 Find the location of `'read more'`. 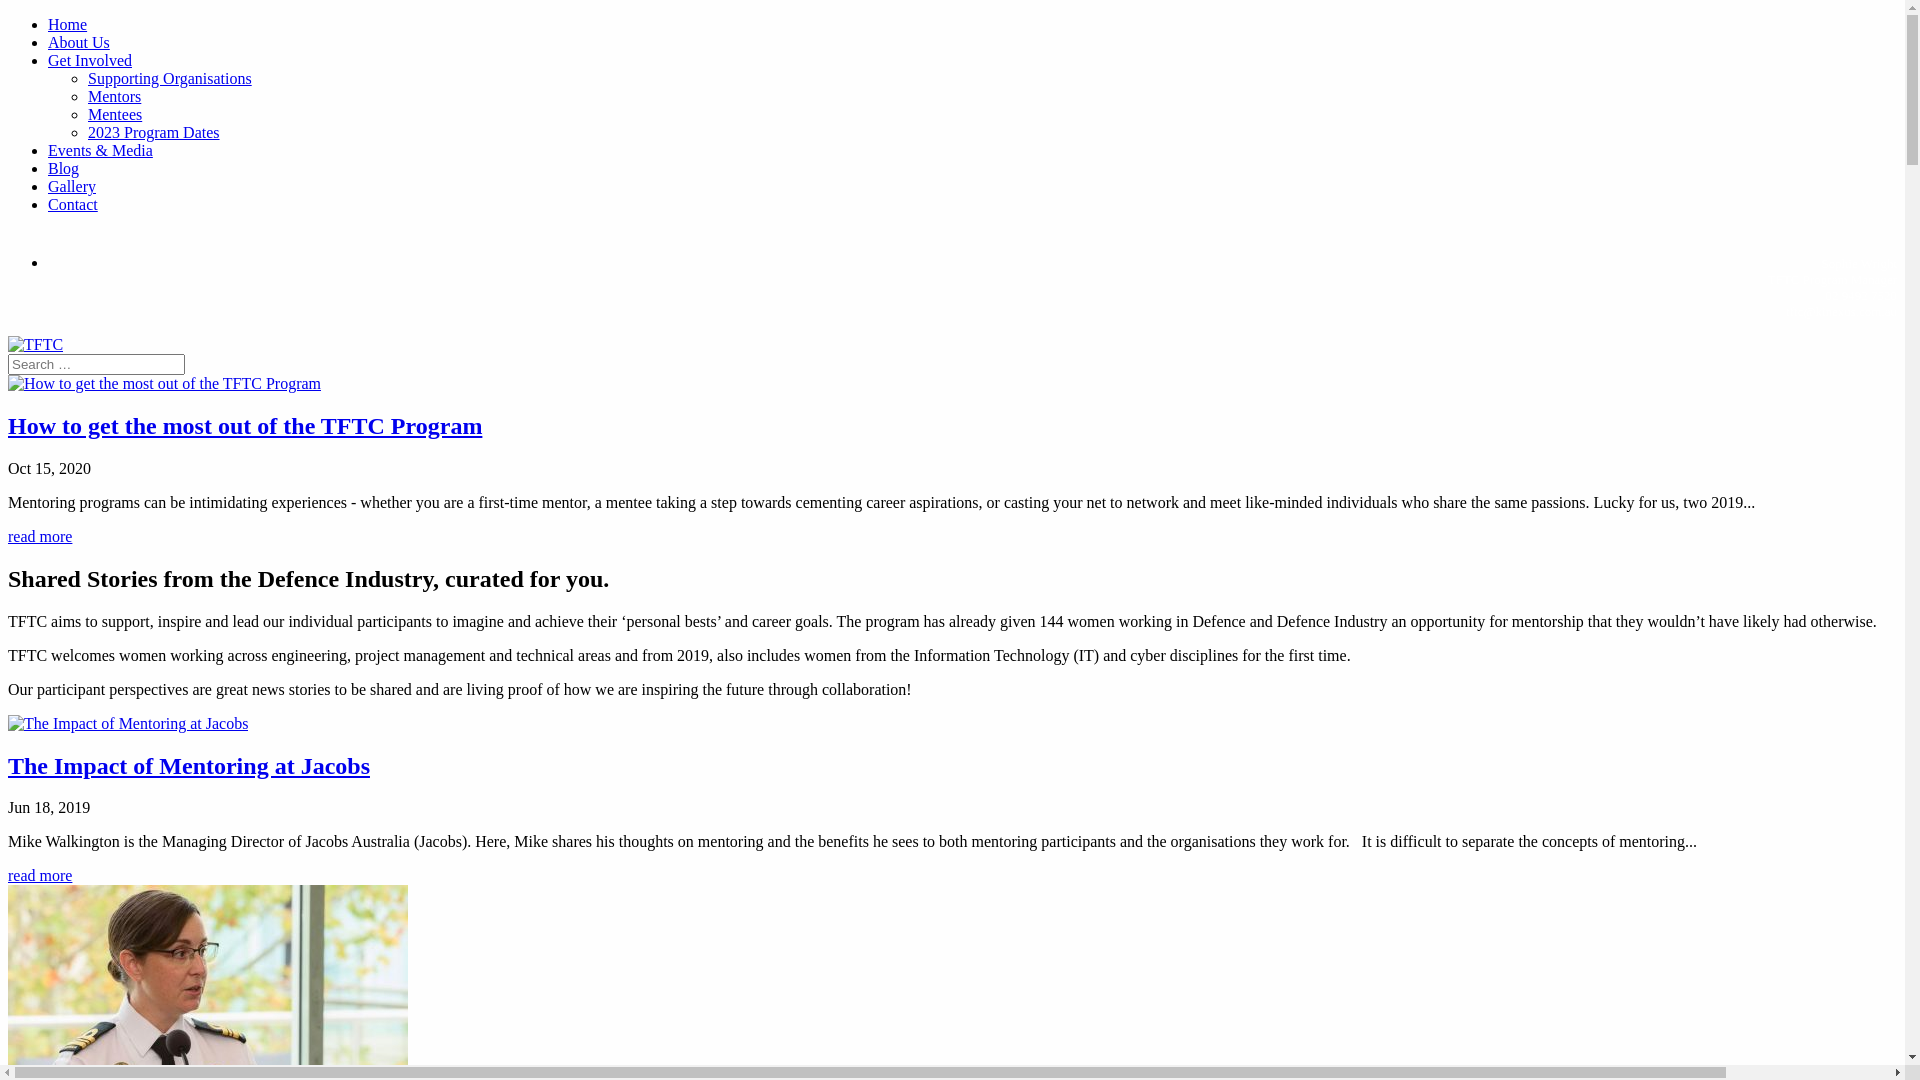

'read more' is located at coordinates (39, 874).